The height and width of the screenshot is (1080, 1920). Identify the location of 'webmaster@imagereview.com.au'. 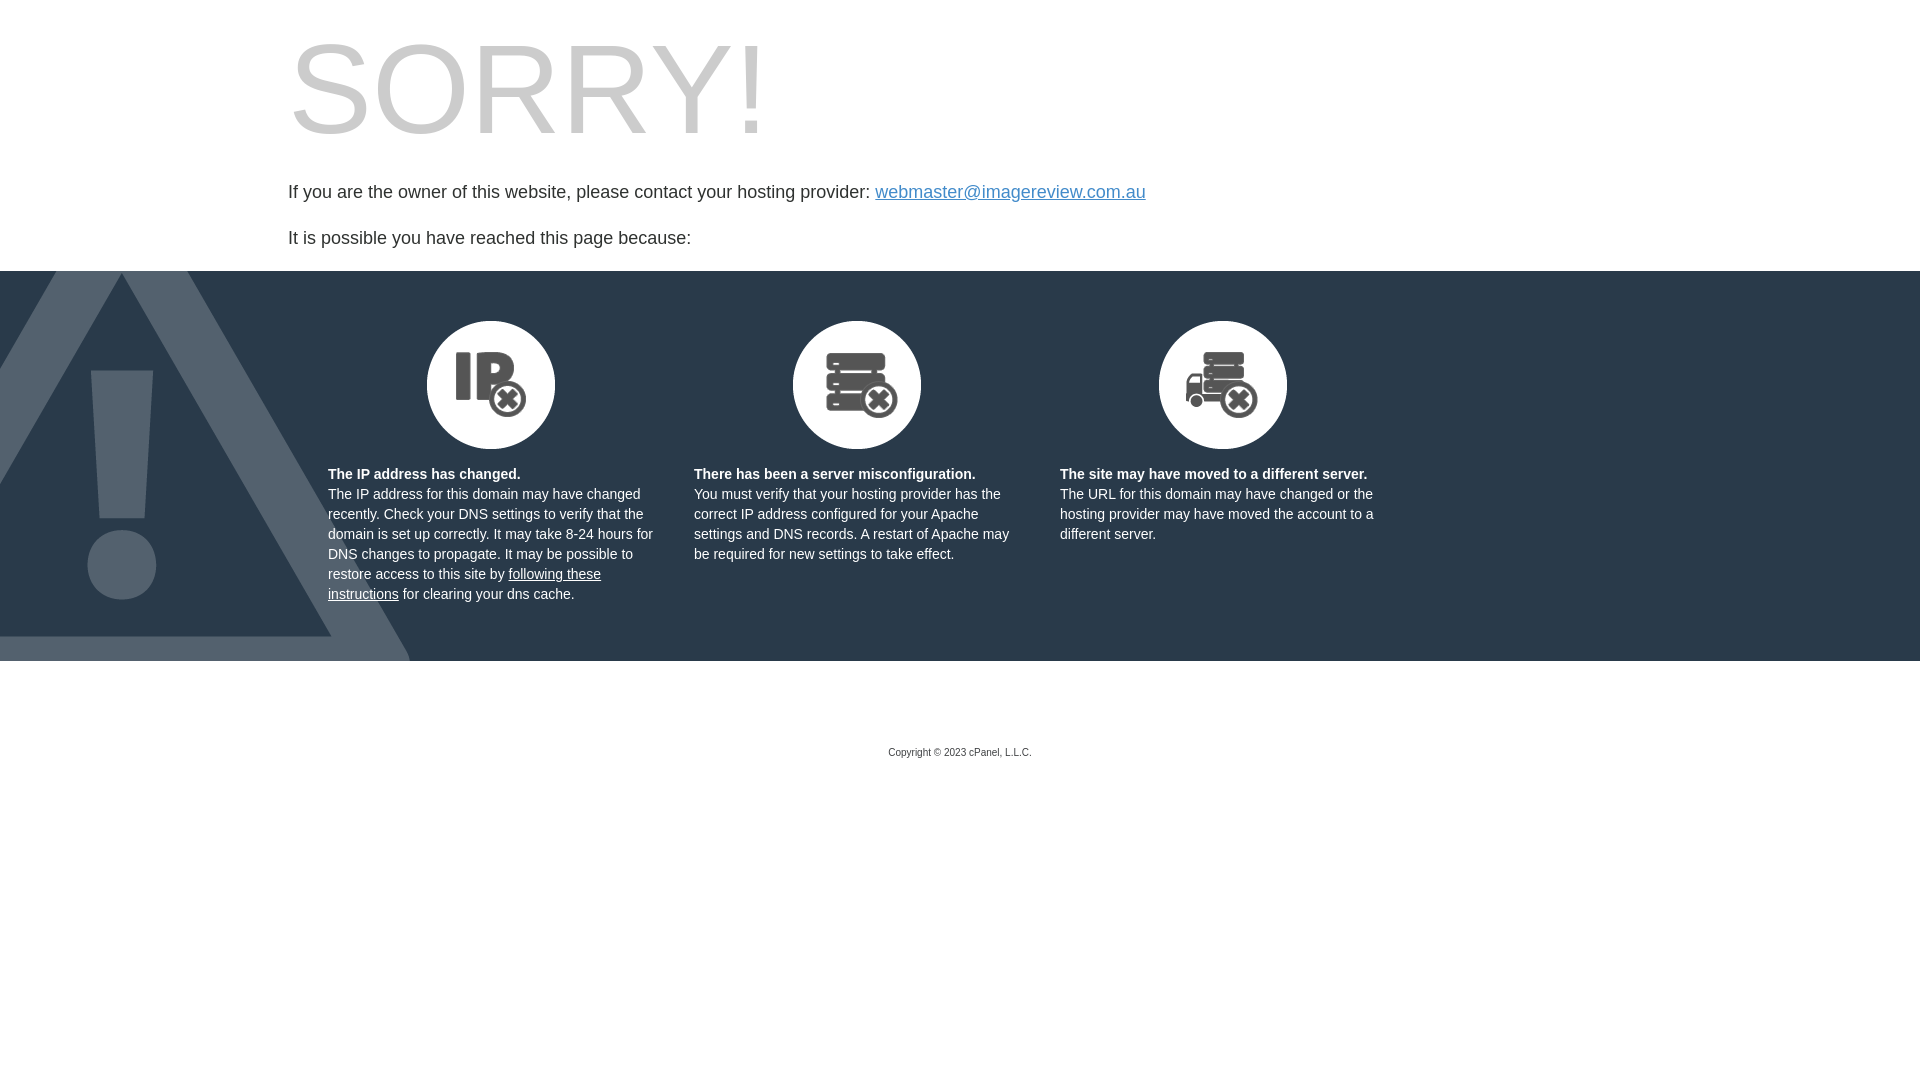
(1009, 192).